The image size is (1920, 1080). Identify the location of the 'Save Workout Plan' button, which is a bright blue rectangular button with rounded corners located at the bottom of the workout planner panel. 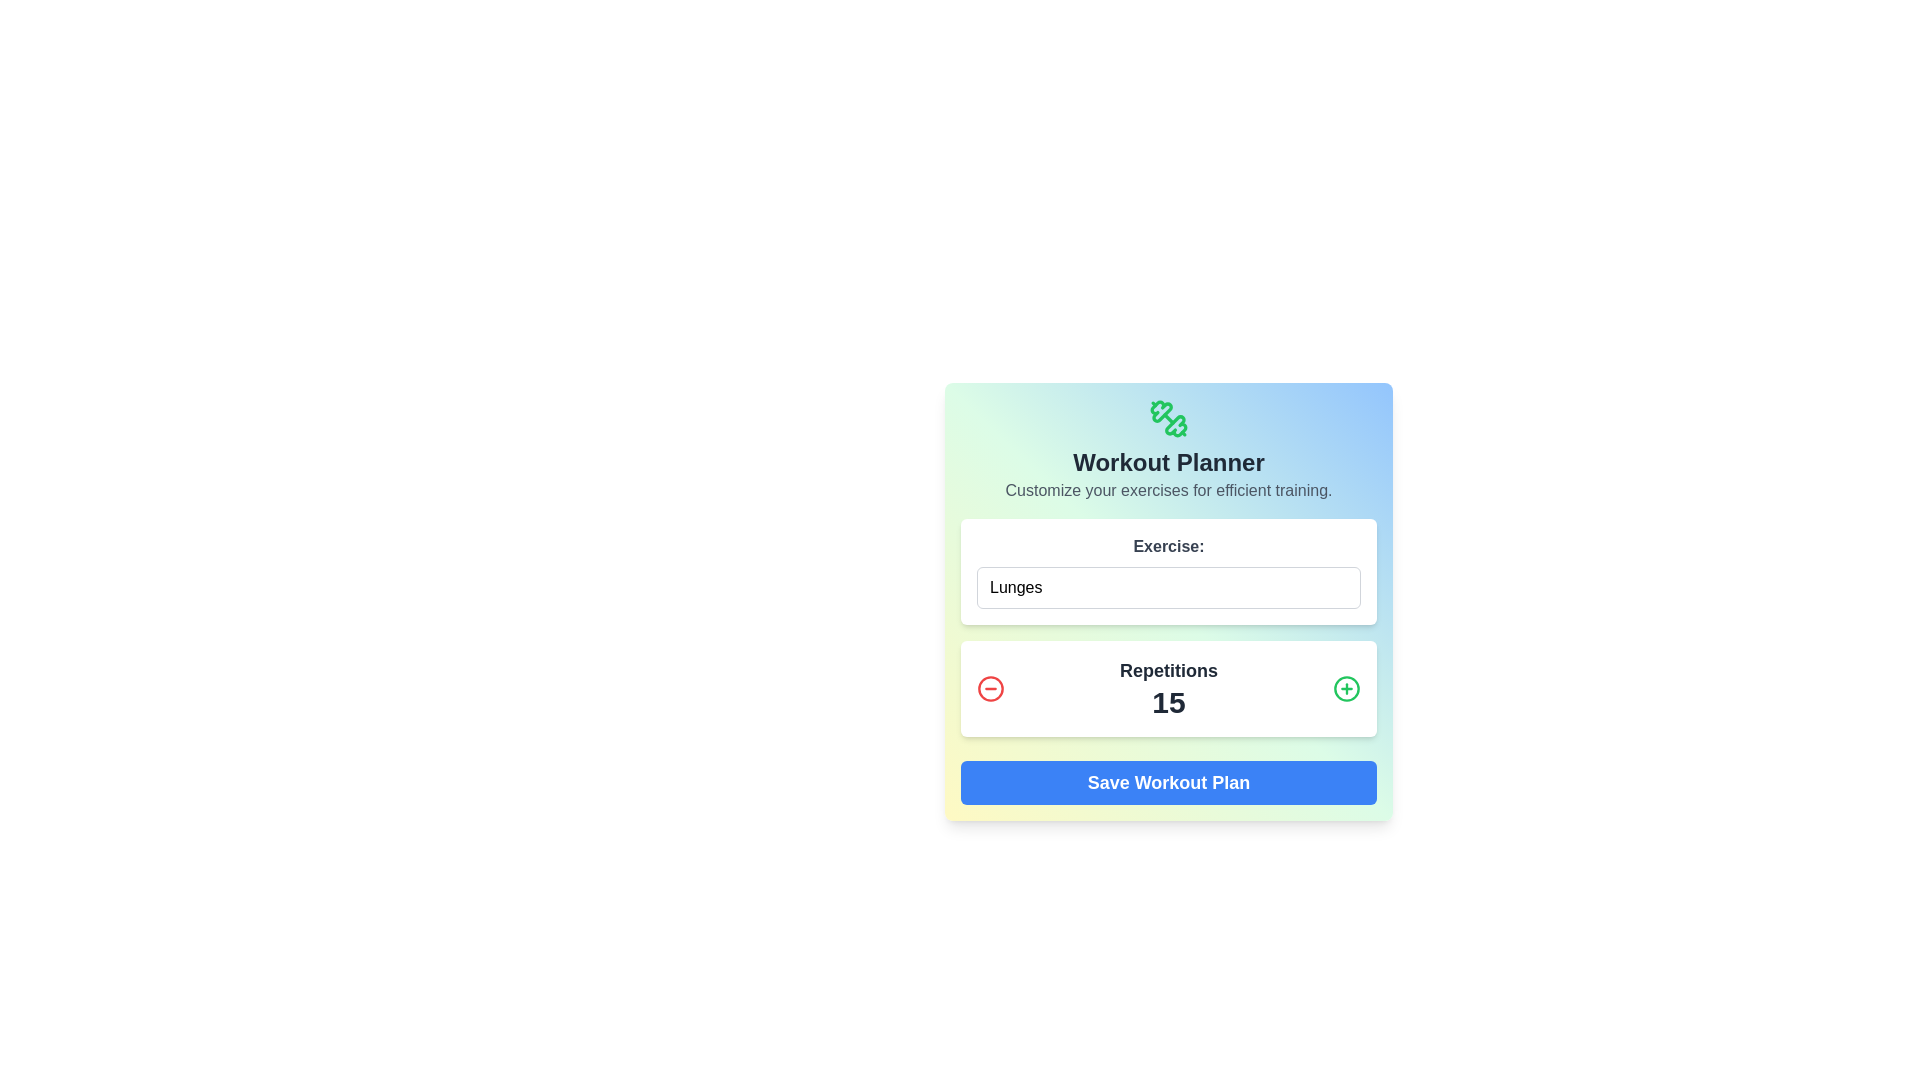
(1169, 782).